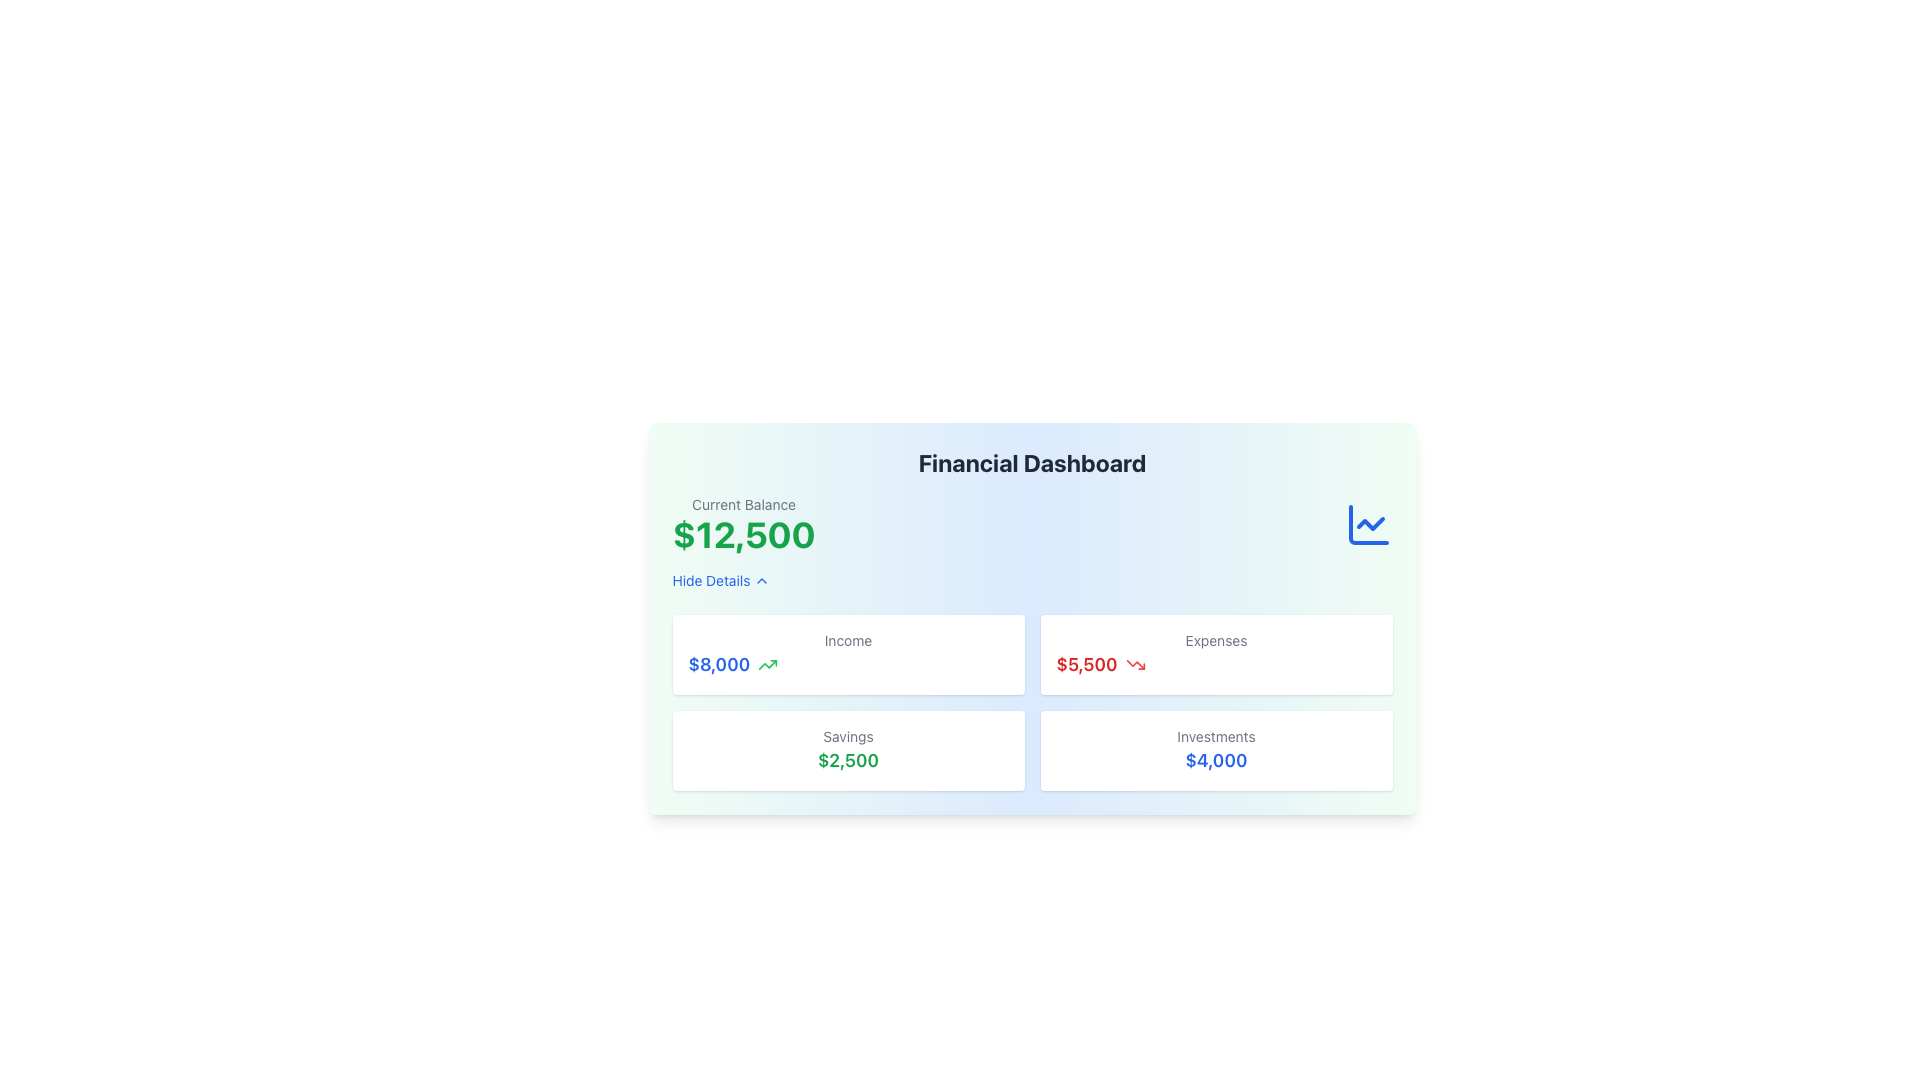  I want to click on the Text Display that shows the user's current balance, located in the top-left section of the user interface, to the left of a blue line chart icon, so click(743, 523).